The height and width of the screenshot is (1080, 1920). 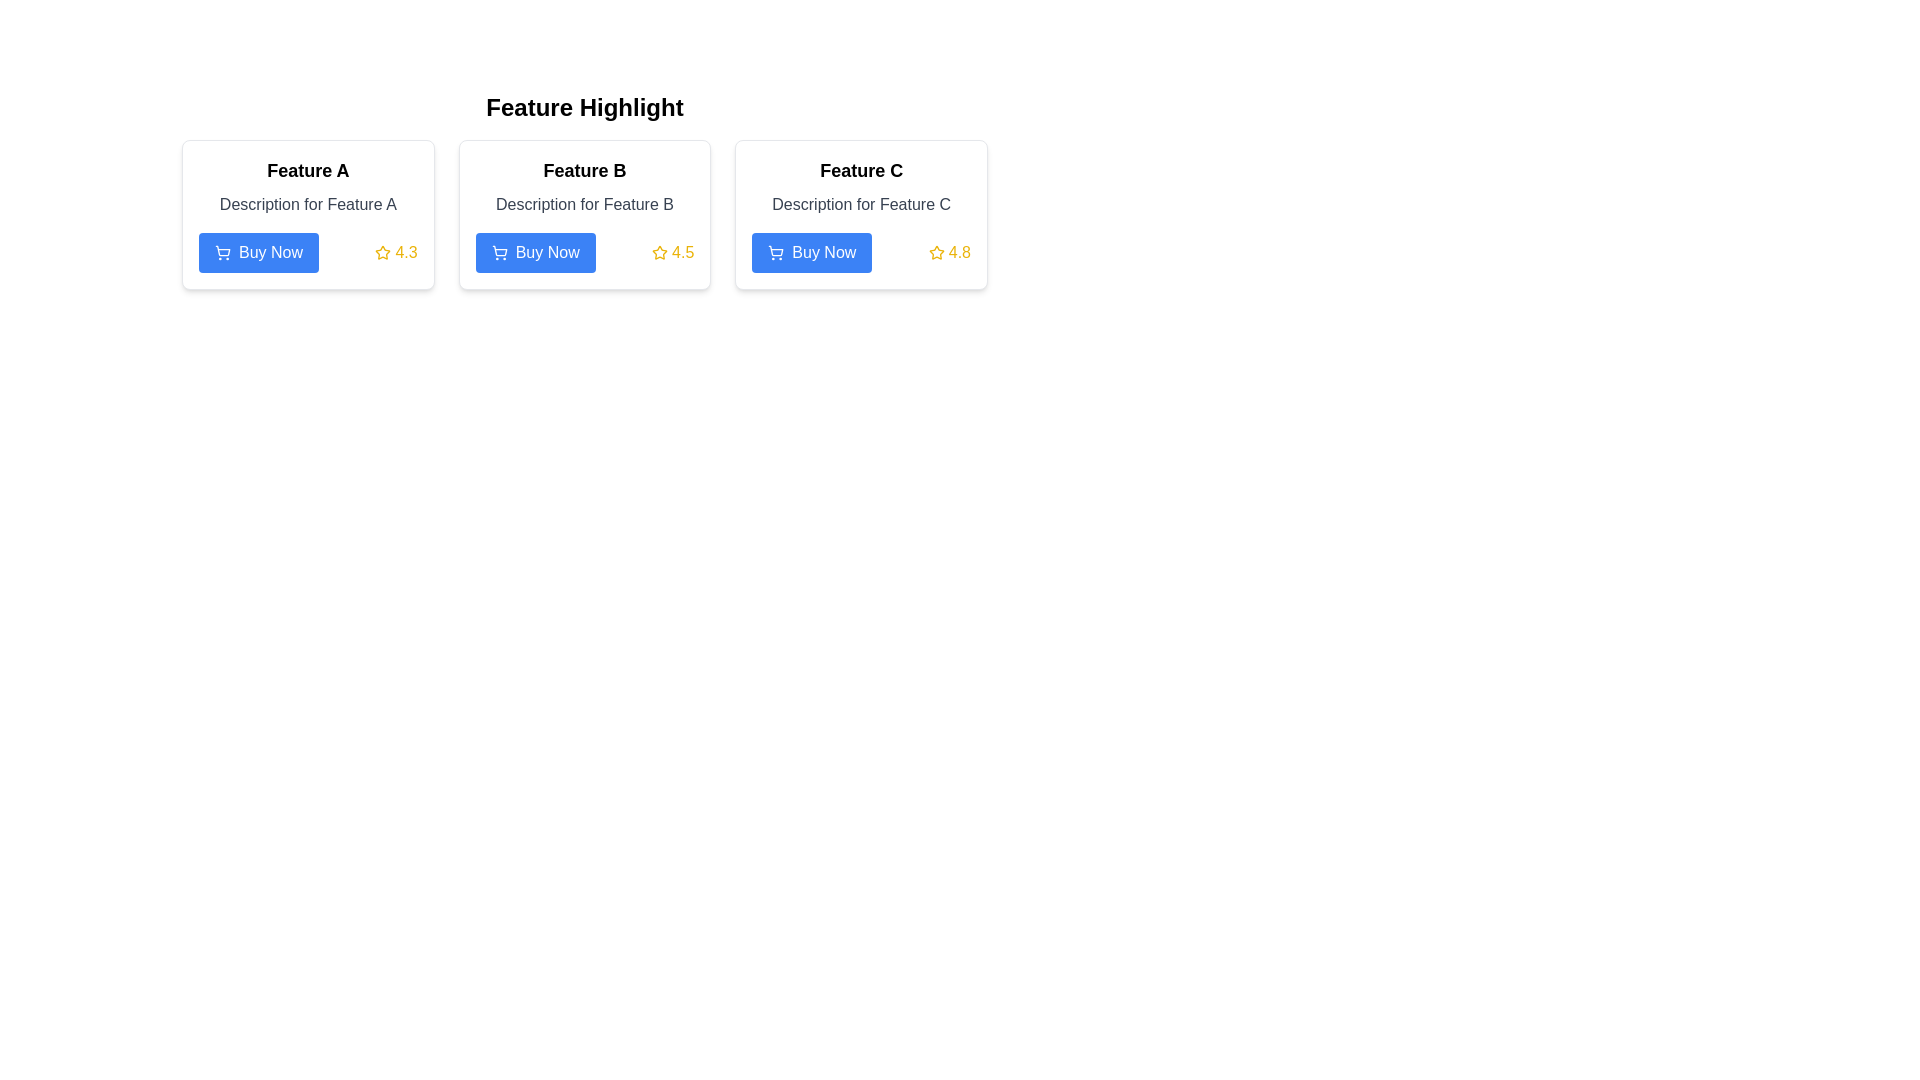 What do you see at coordinates (383, 252) in the screenshot?
I see `the rating represented by the icon located in the 'Feature A' panel, adjacent to the 'Buy Now' button, which displays a star icon and the numerical value '4.3'` at bounding box center [383, 252].